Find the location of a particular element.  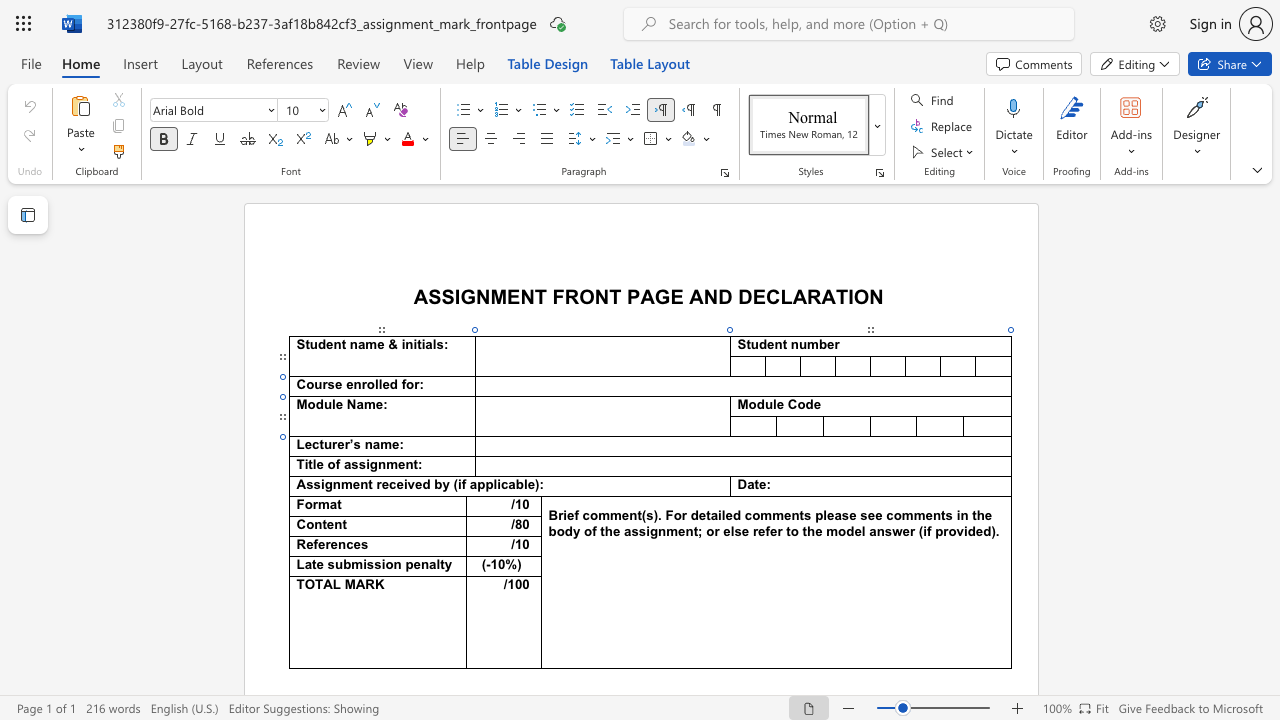

the space between the continuous character "e" and ")" in the text is located at coordinates (534, 484).